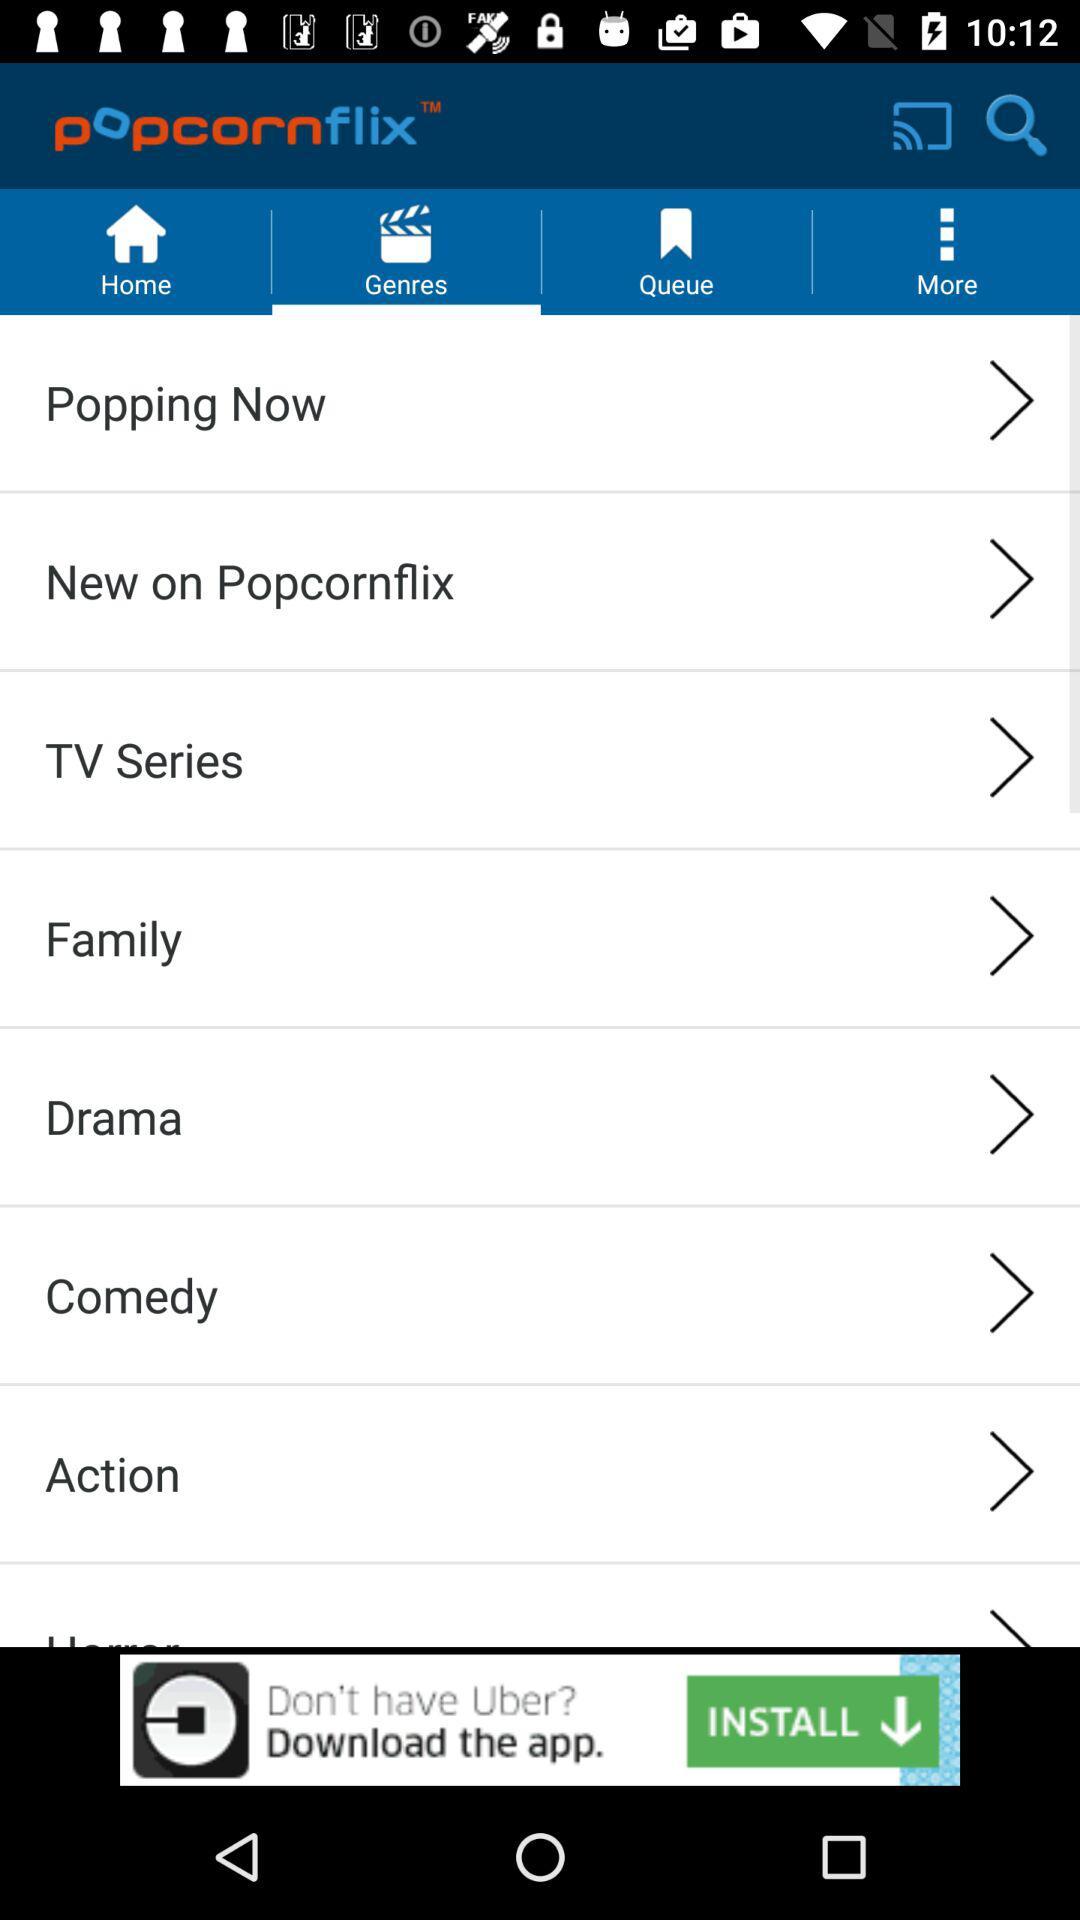  Describe the element at coordinates (1012, 758) in the screenshot. I see `the symbol right next to tv series` at that location.